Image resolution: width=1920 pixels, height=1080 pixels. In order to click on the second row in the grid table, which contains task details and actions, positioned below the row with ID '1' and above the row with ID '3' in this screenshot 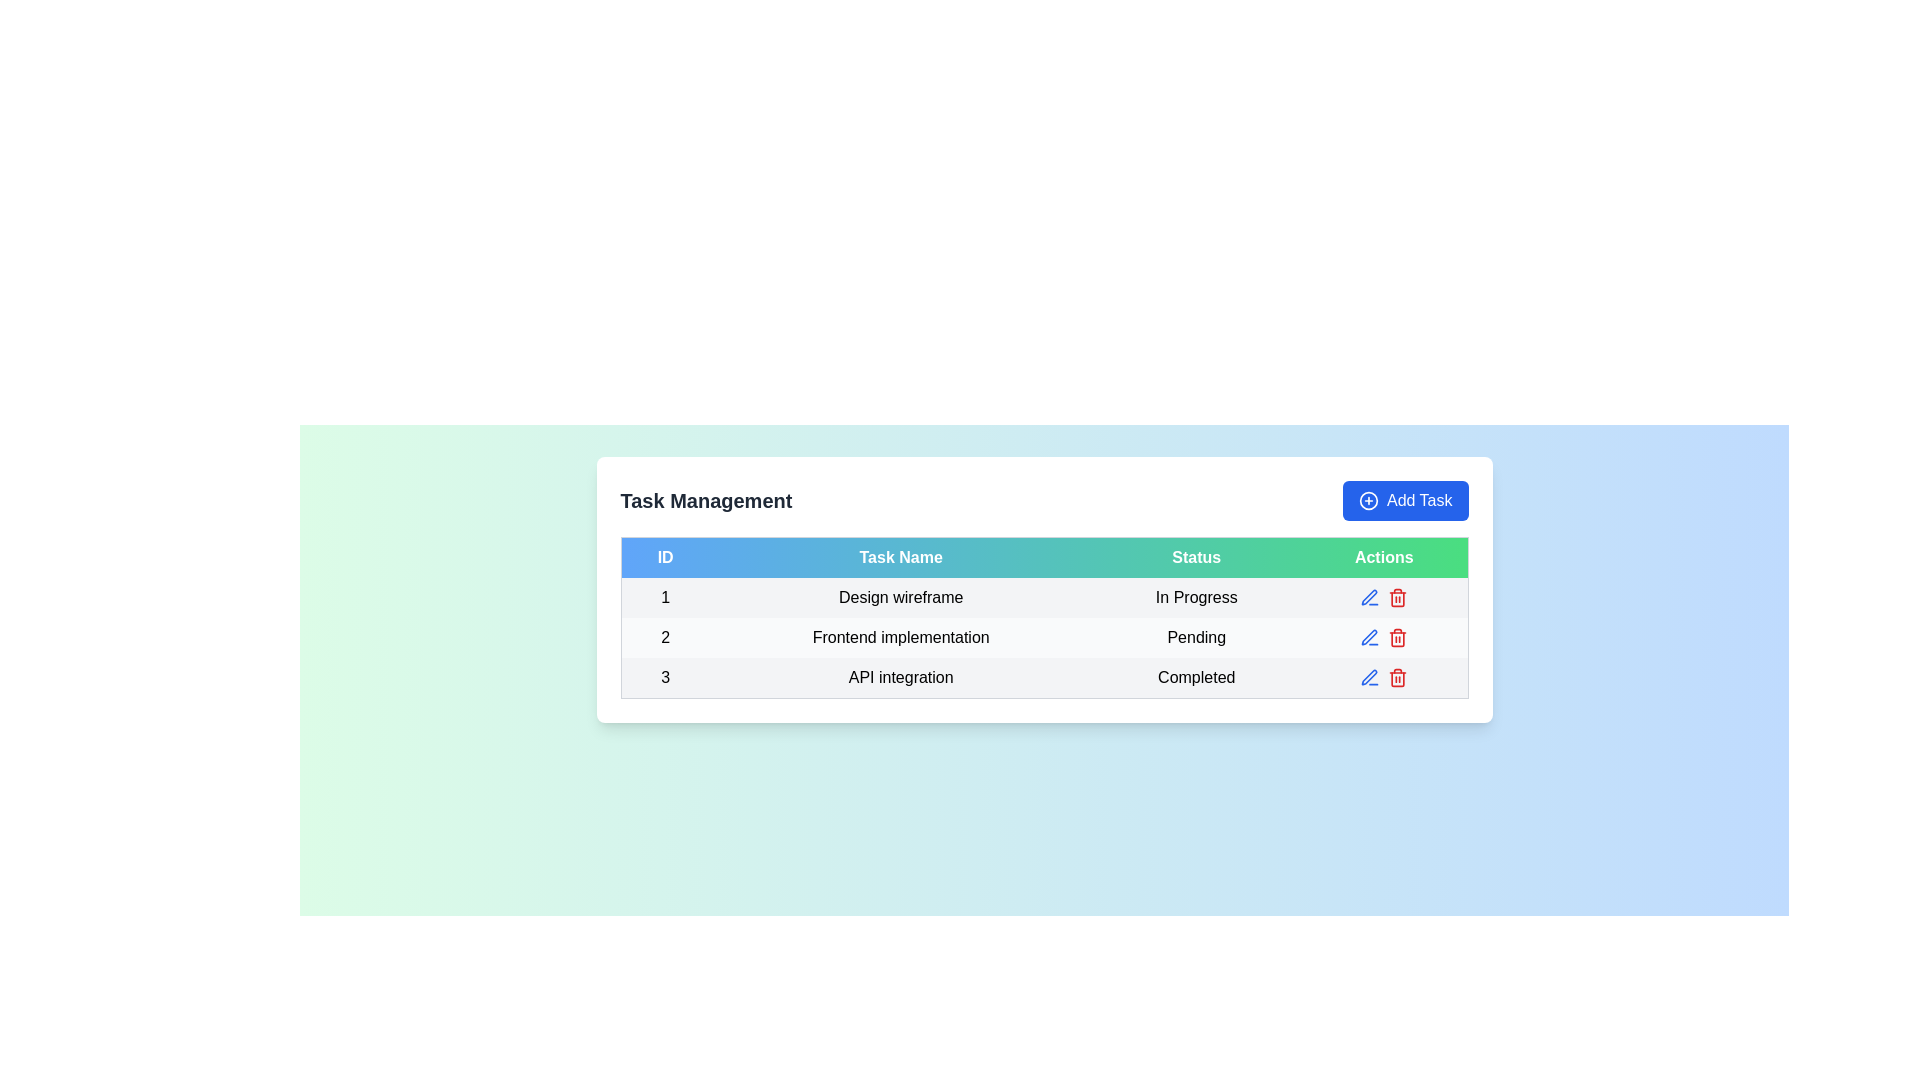, I will do `click(1043, 637)`.